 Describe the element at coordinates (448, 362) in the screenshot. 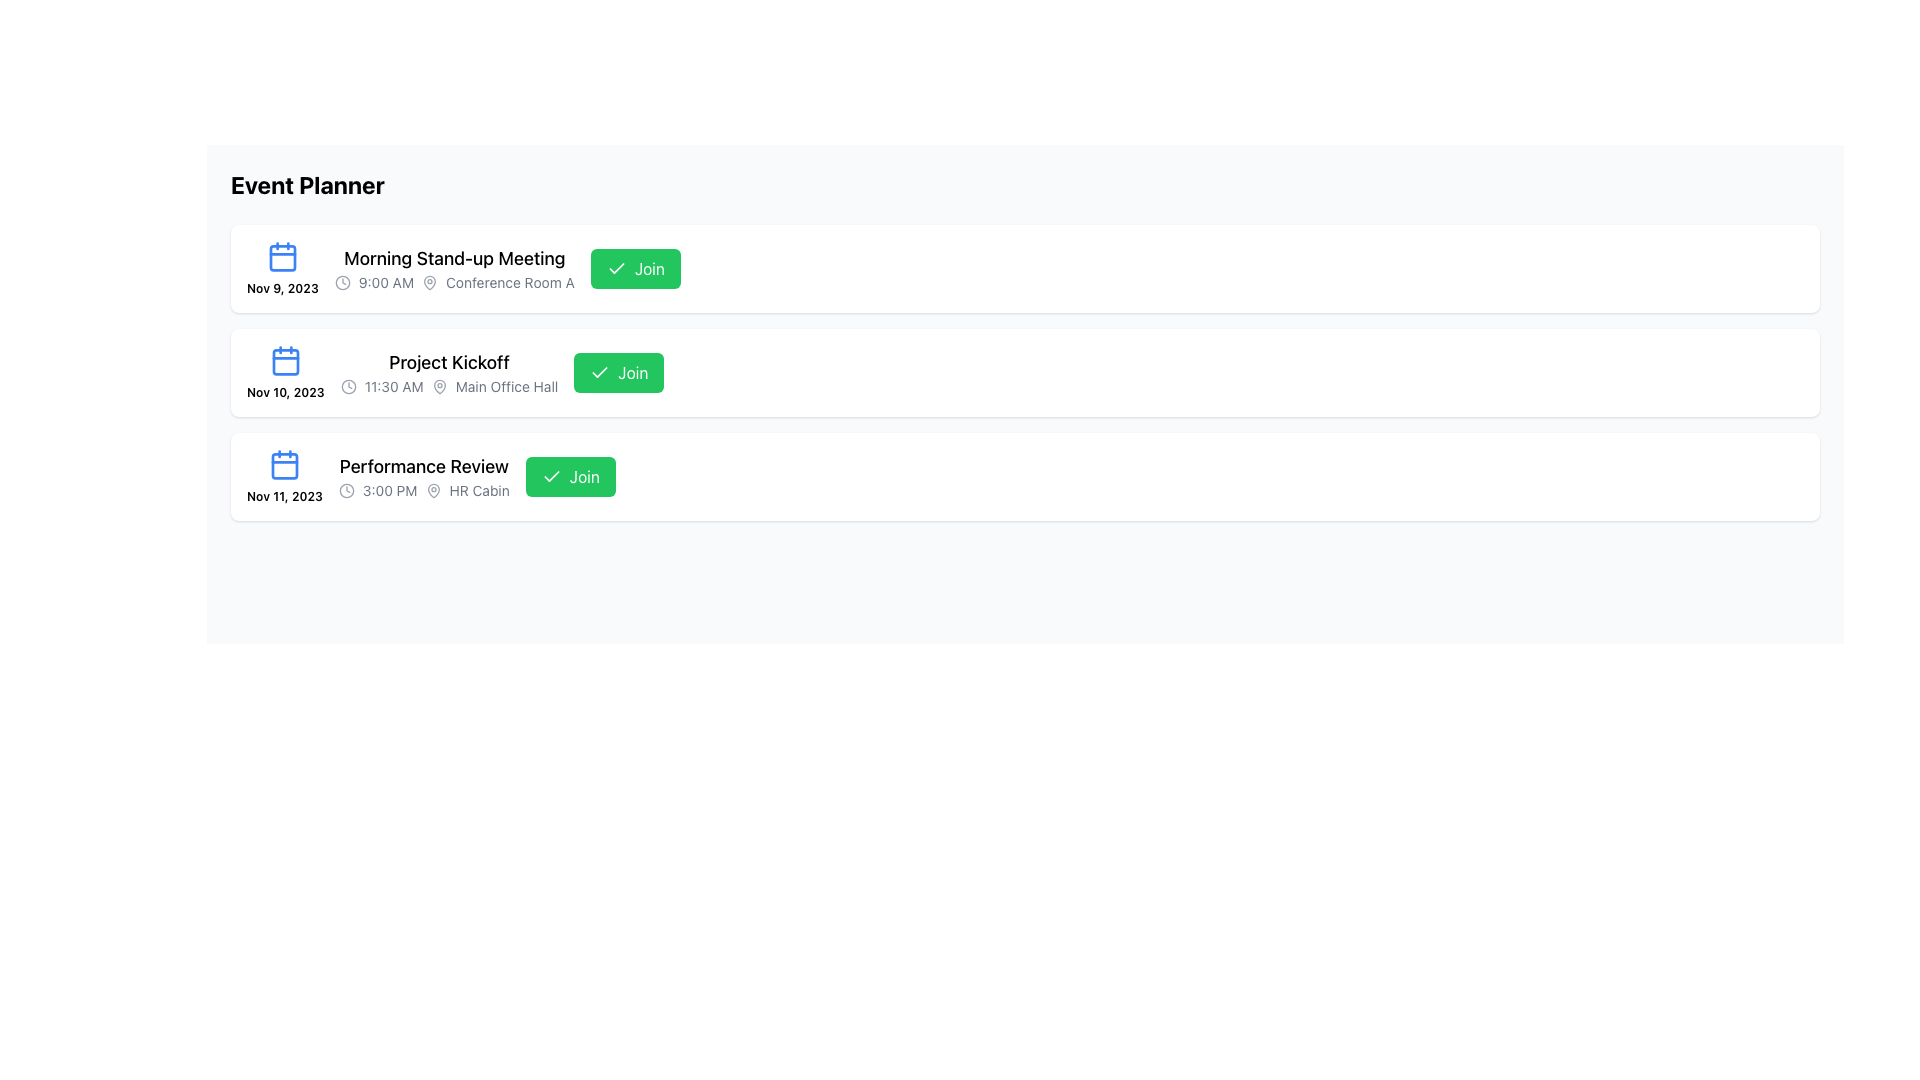

I see `the text label 'Project Kickoff', which provides an overview of the event and is located in the second event row, aligned with an icon on the left and a green 'Join' button on the right` at that location.